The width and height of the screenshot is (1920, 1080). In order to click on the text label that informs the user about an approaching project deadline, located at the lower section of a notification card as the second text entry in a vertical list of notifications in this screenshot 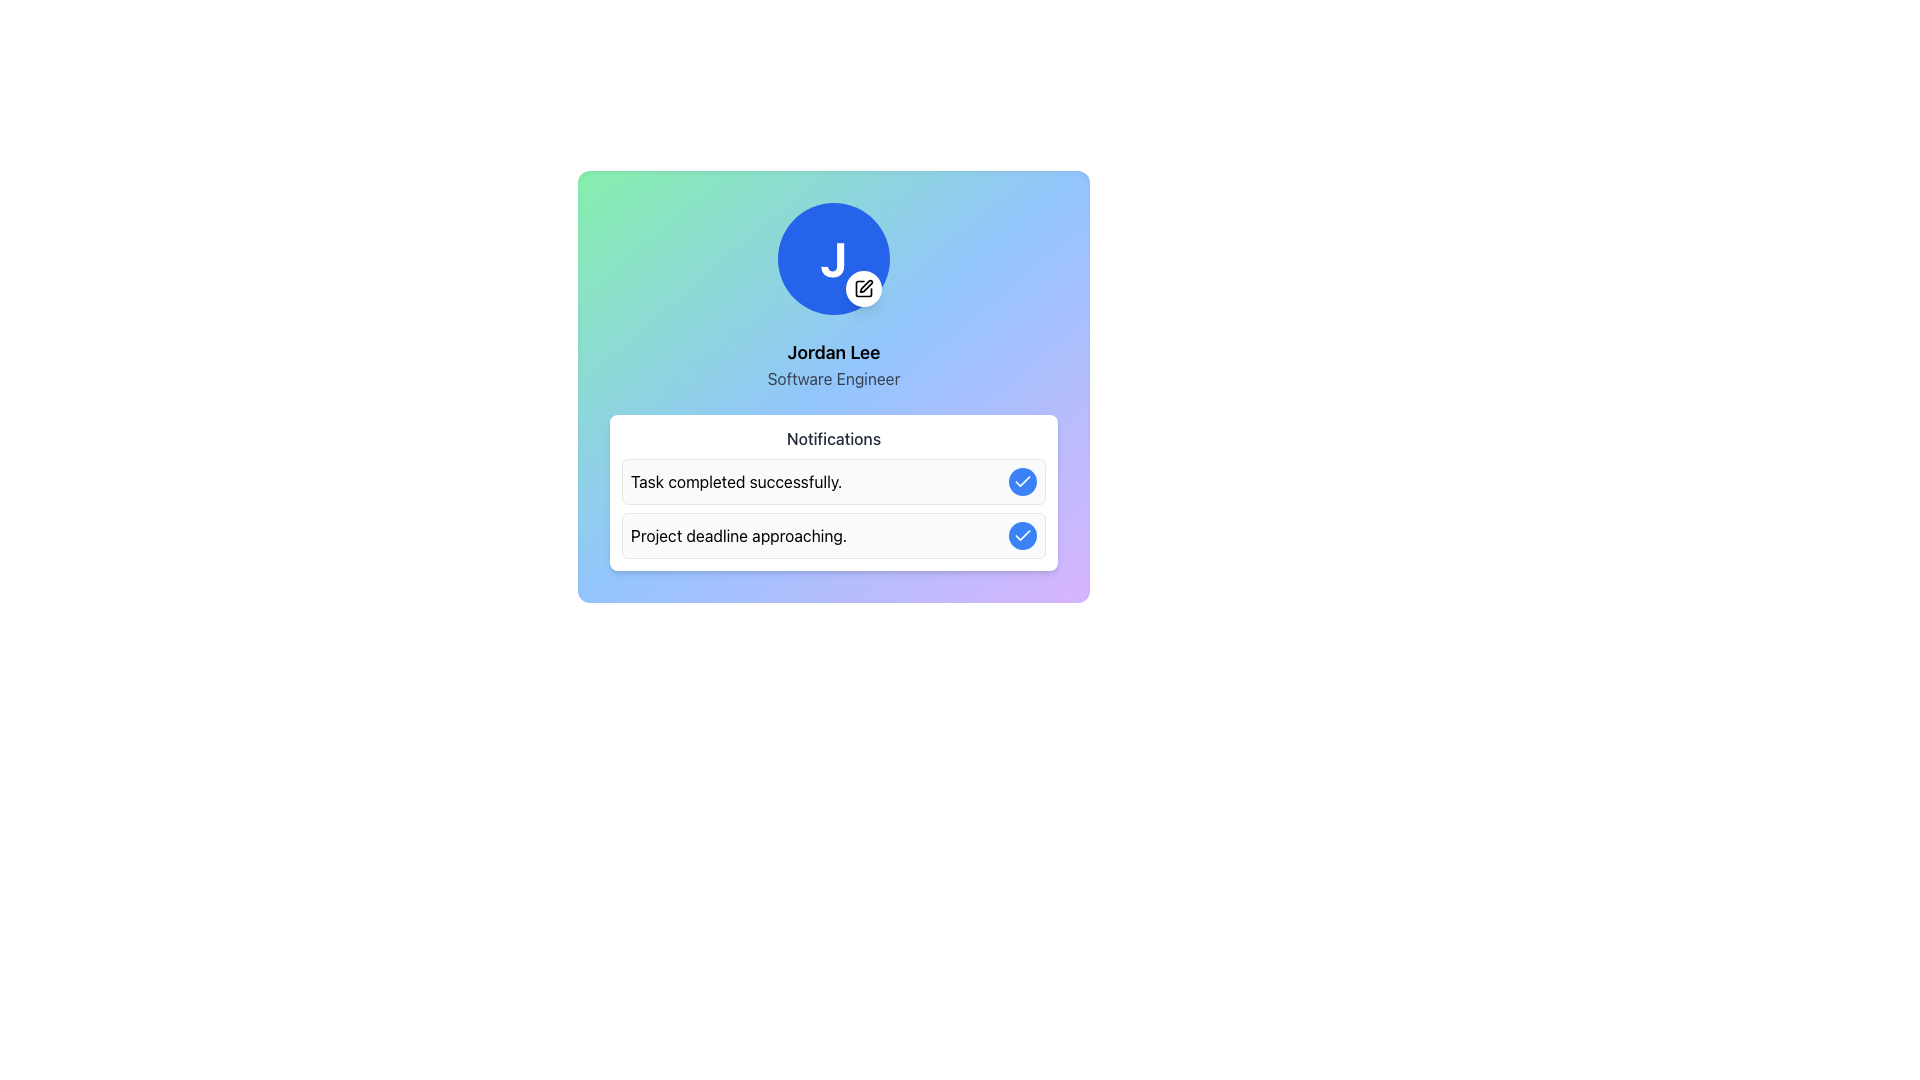, I will do `click(738, 535)`.